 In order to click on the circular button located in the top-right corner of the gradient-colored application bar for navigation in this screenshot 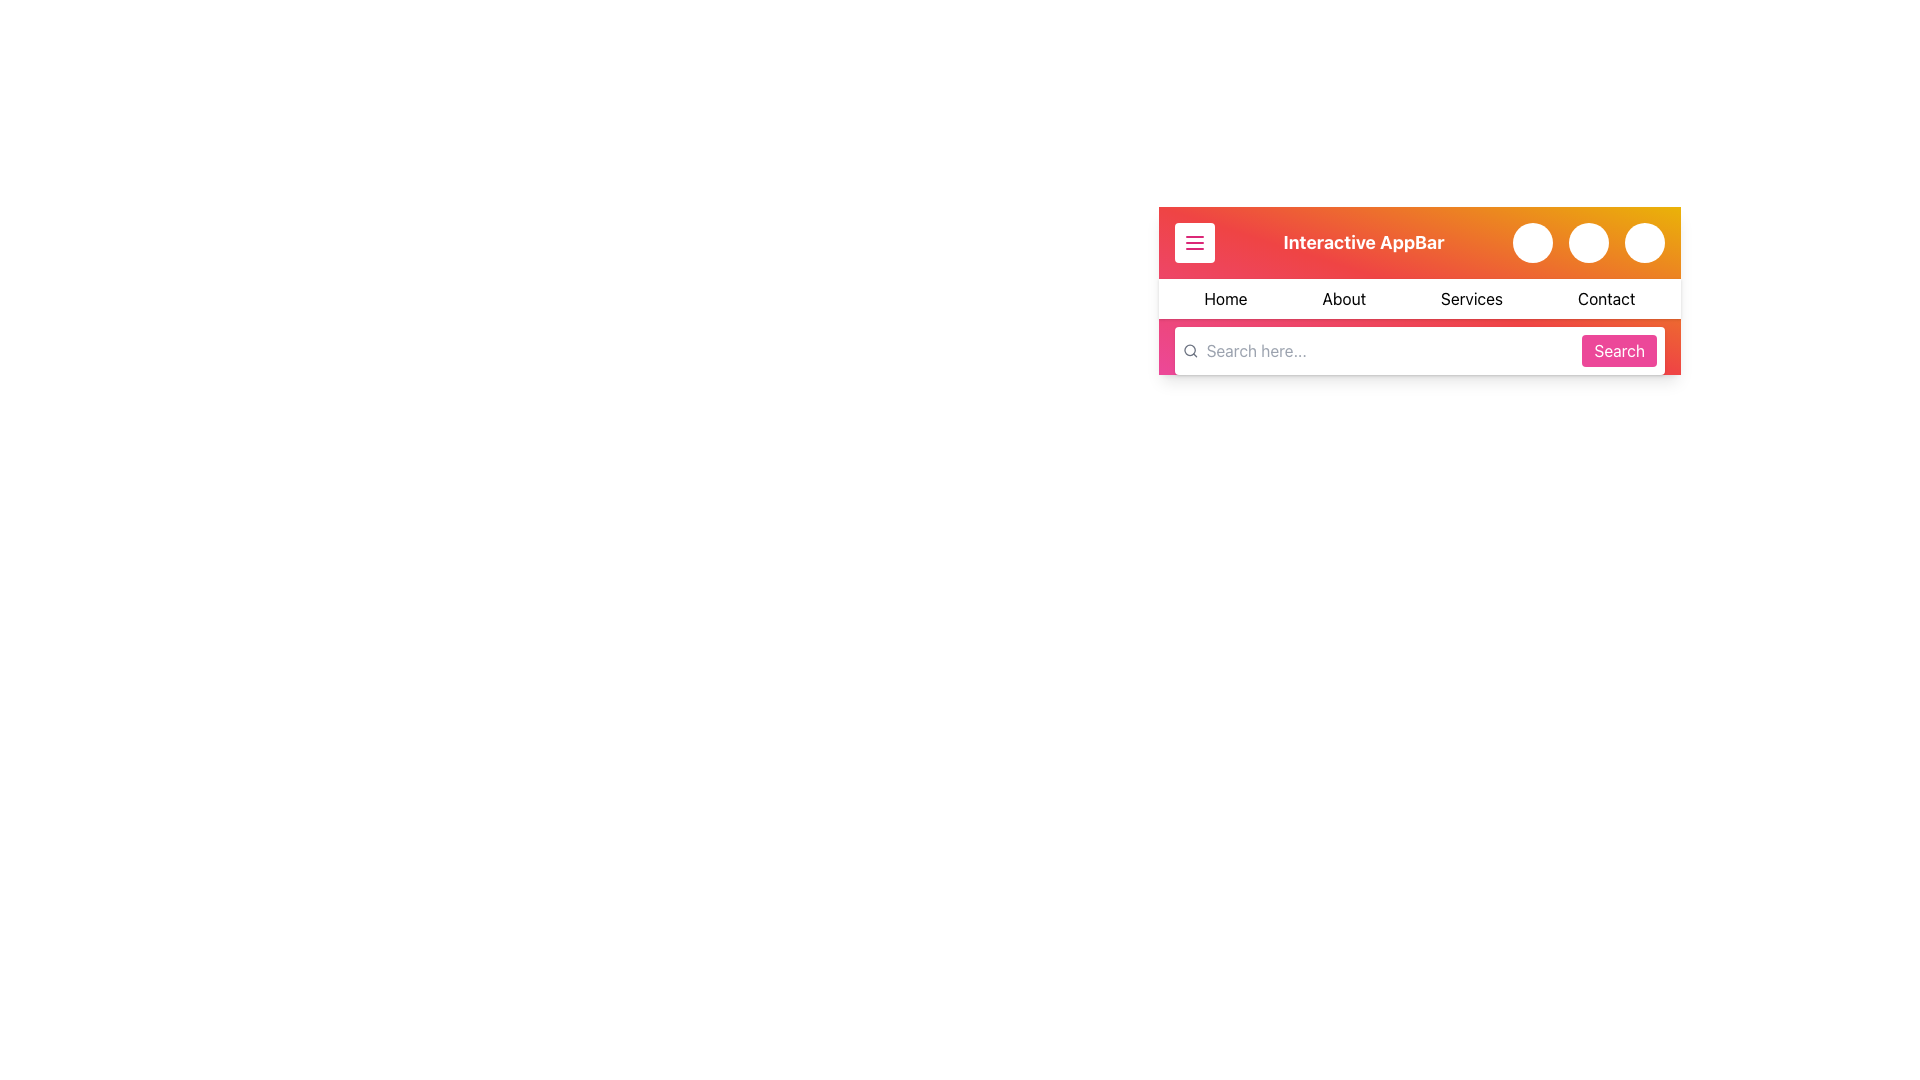, I will do `click(1587, 242)`.